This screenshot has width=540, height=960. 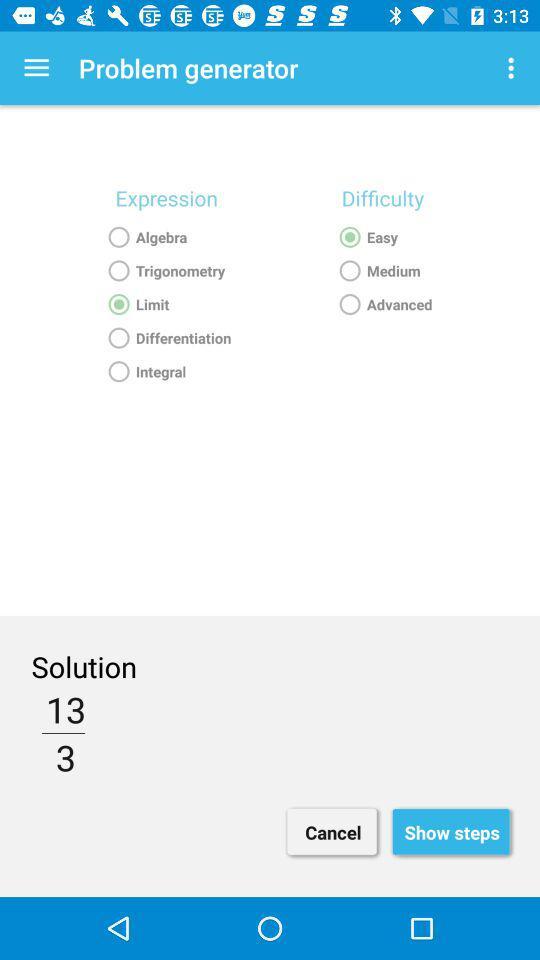 I want to click on integral along with the radio button beside it, so click(x=165, y=371).